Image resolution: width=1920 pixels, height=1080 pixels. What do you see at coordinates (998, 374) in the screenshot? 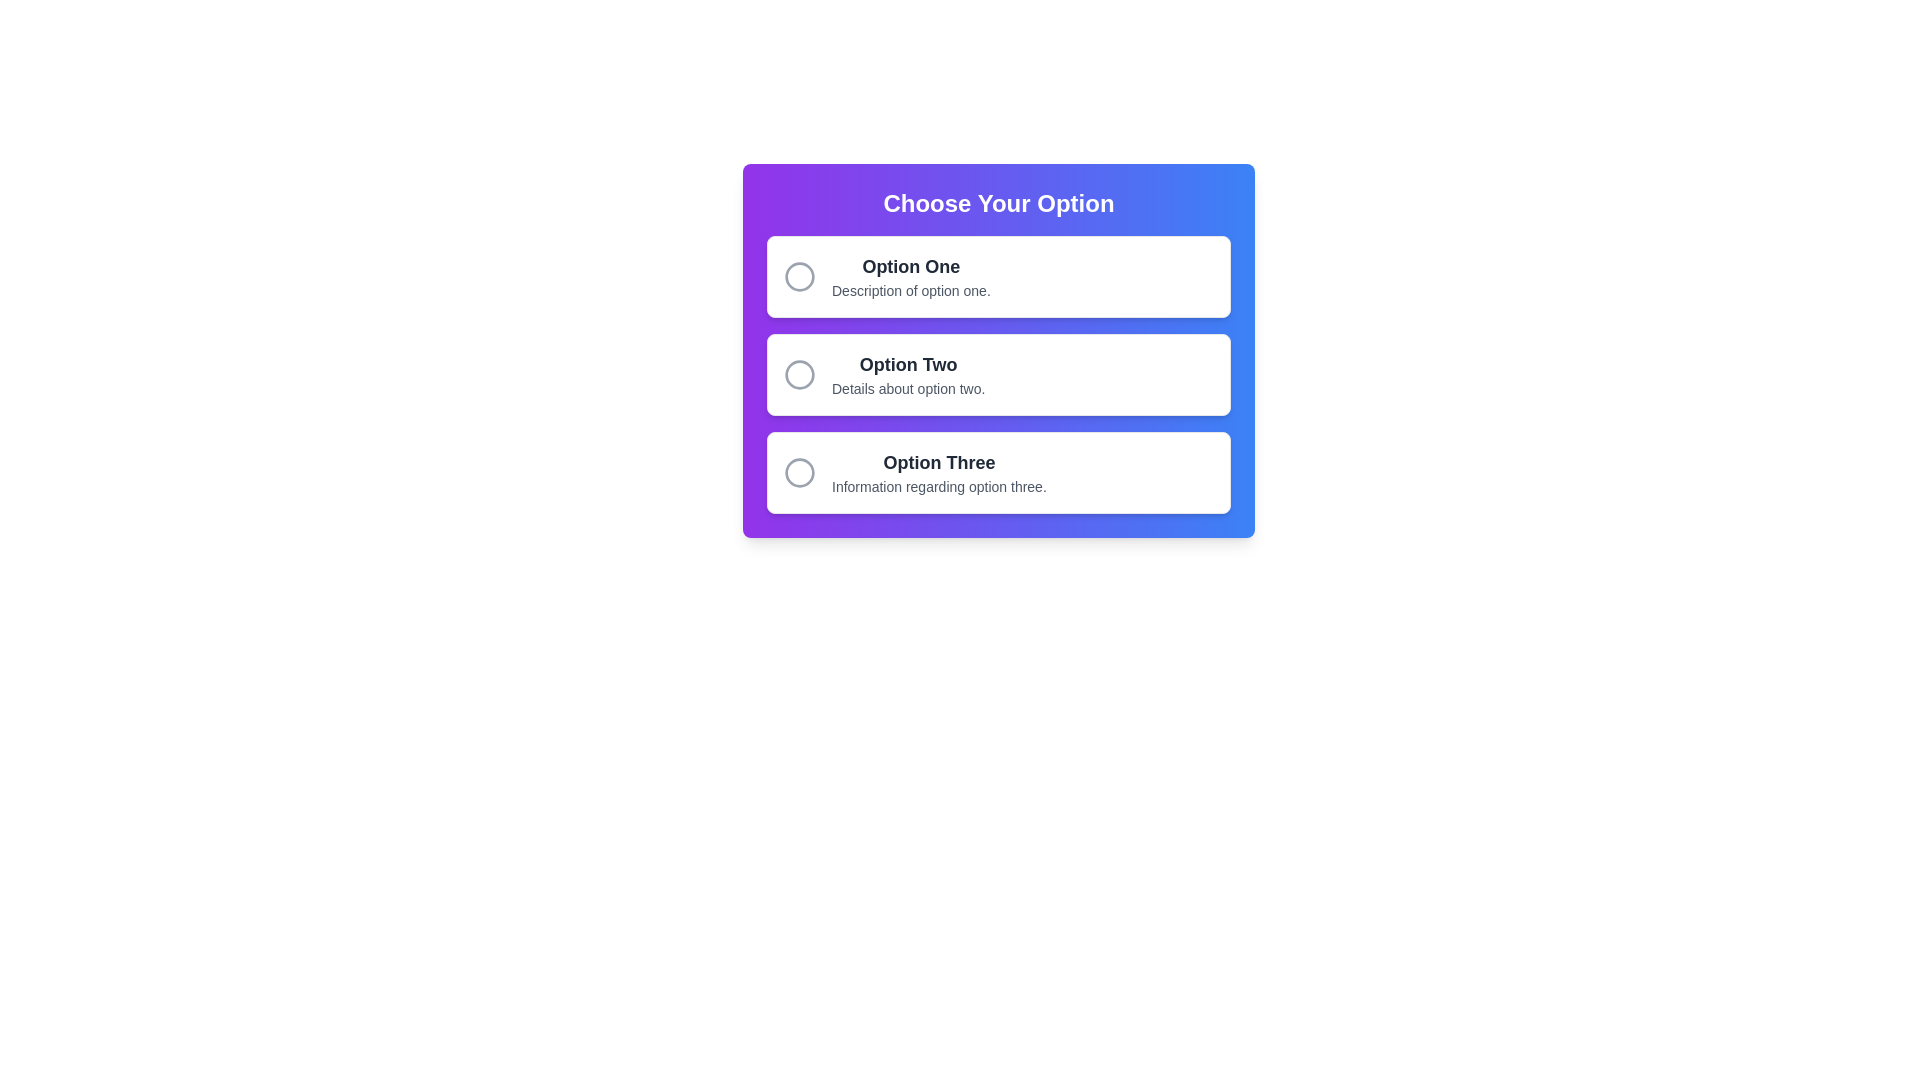
I see `the 'Option Two' radio button` at bounding box center [998, 374].